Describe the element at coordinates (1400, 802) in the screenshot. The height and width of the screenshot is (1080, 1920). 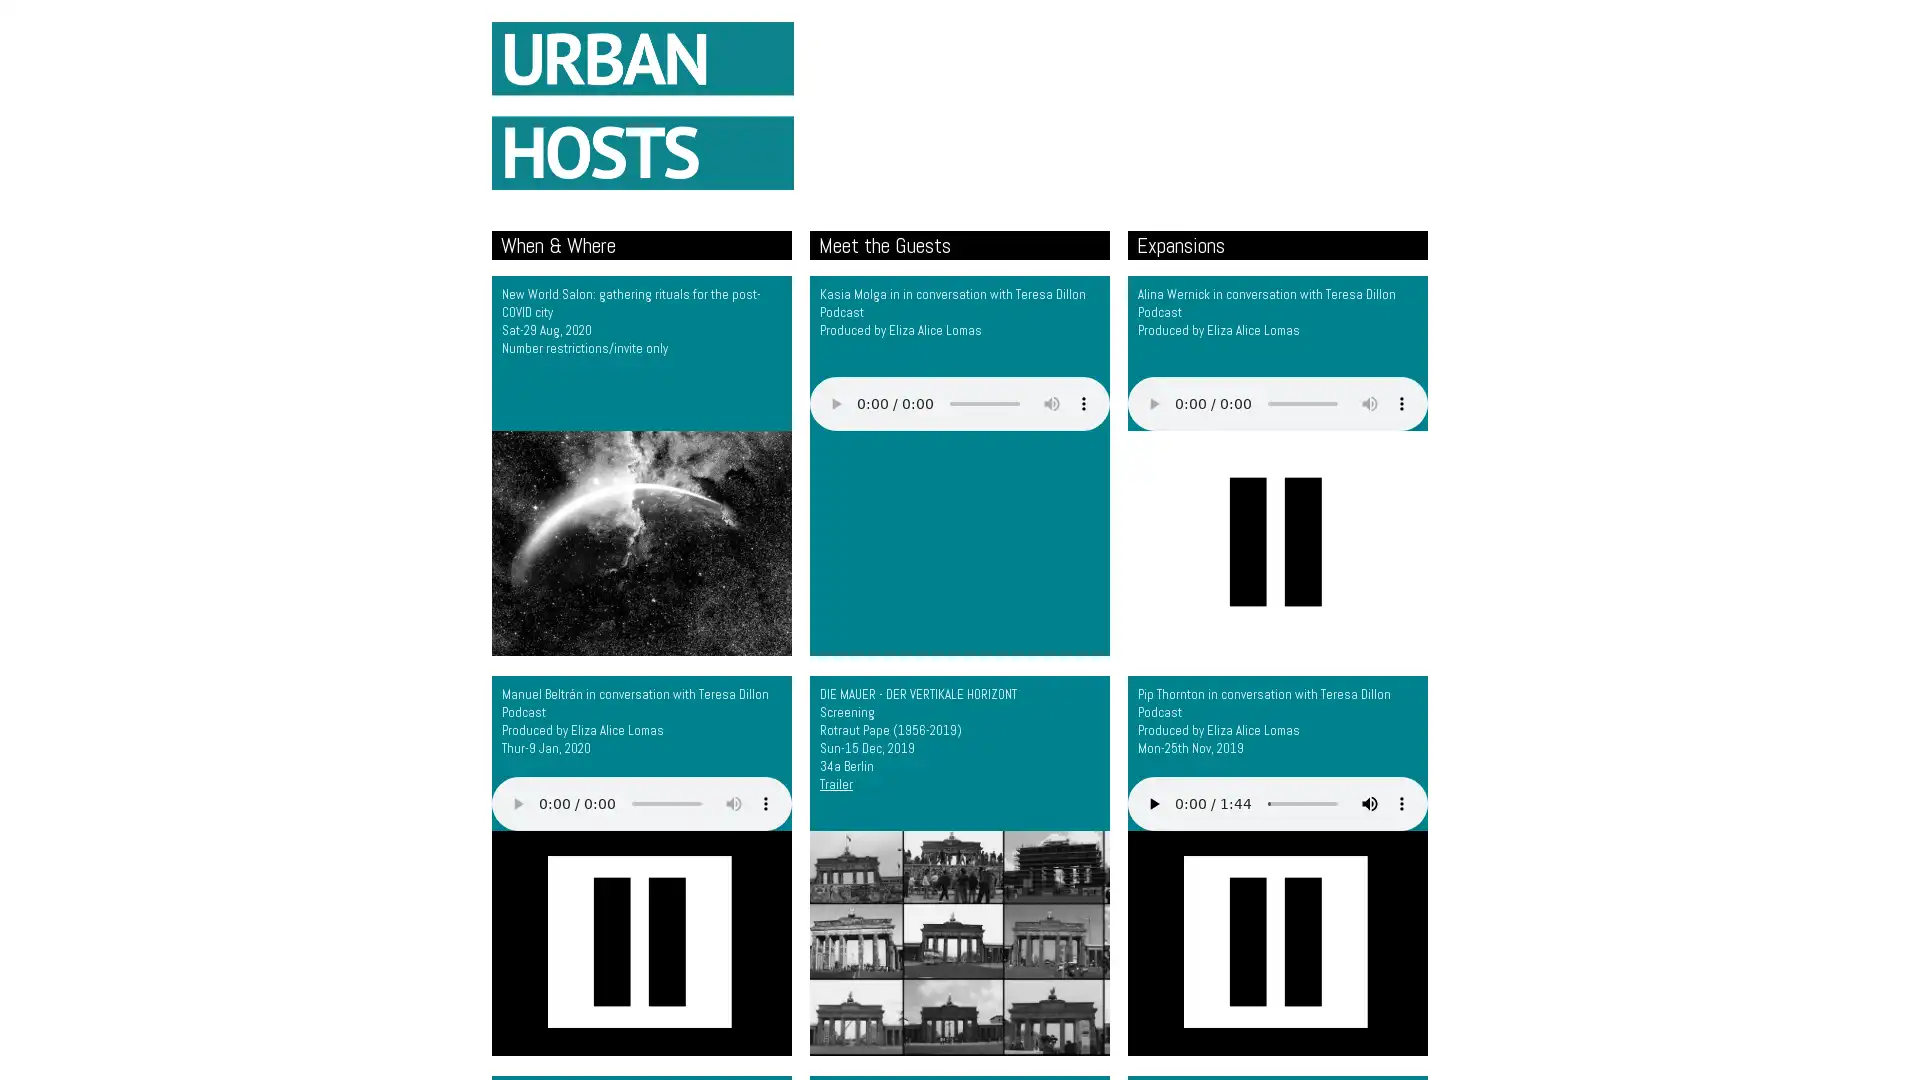
I see `show more media controls` at that location.